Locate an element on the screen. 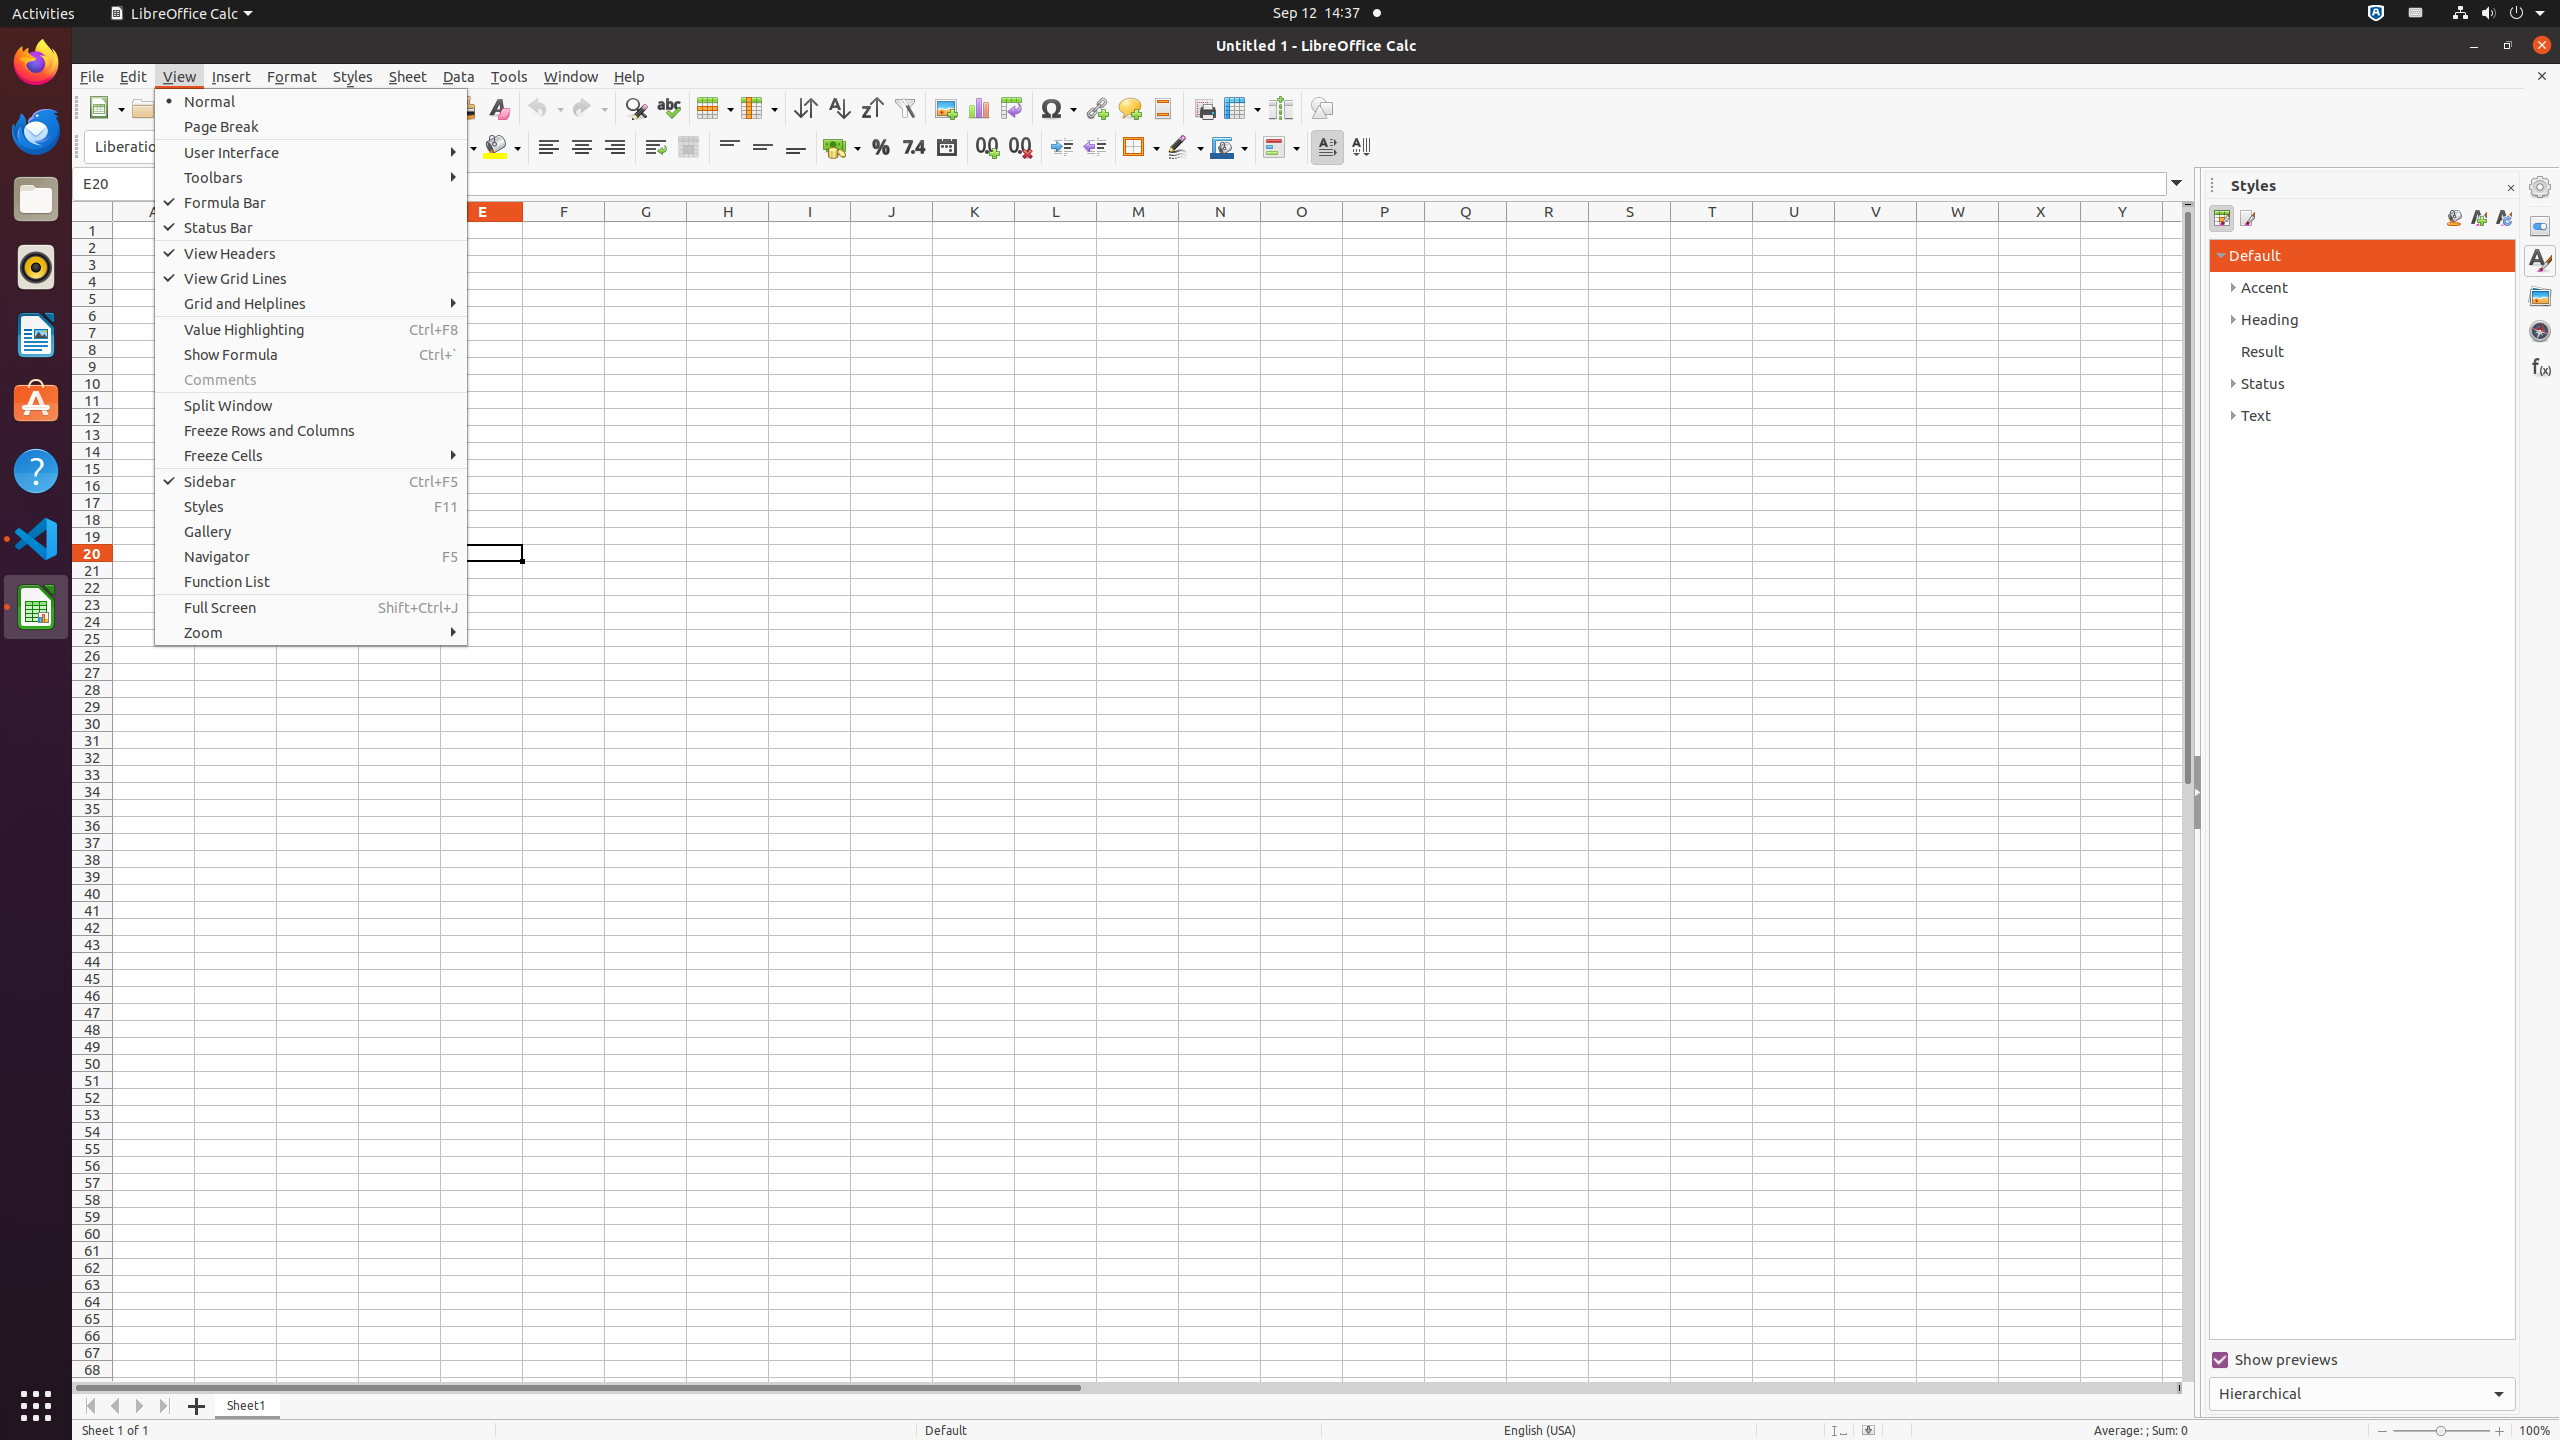  'Symbol' is located at coordinates (1057, 107).